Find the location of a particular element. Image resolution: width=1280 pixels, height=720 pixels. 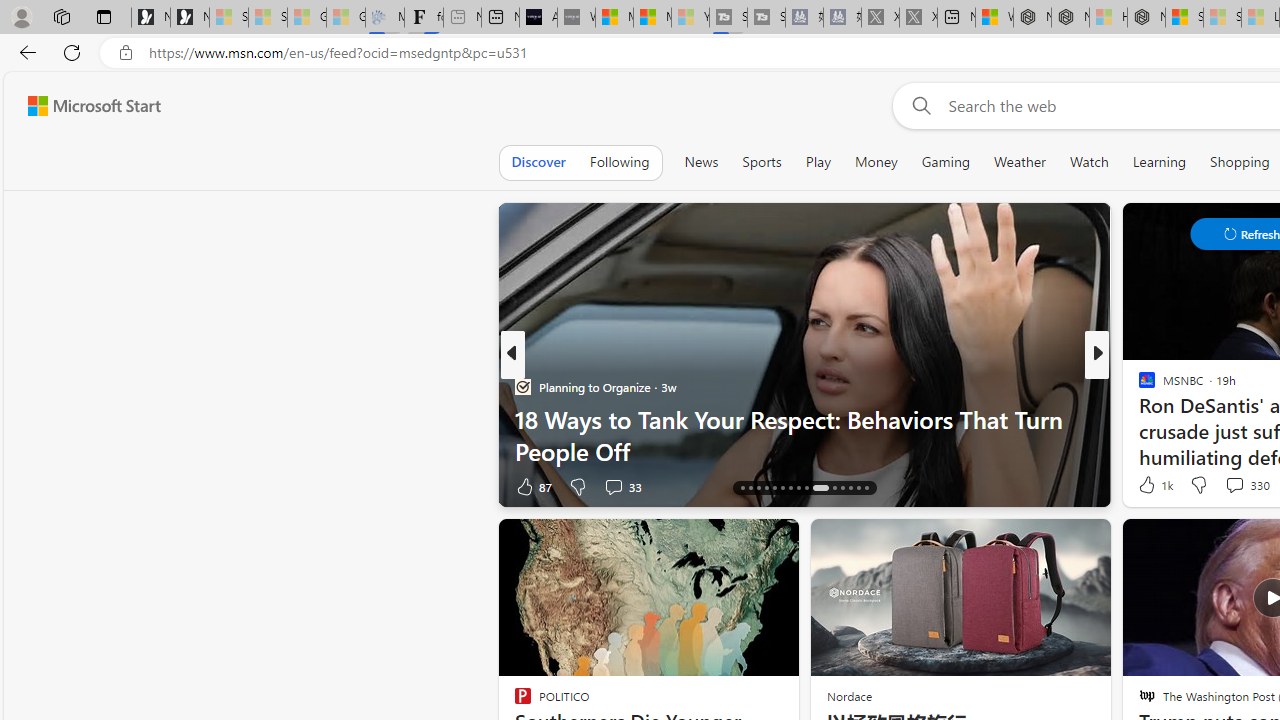

'Tab actions menu' is located at coordinates (103, 16).